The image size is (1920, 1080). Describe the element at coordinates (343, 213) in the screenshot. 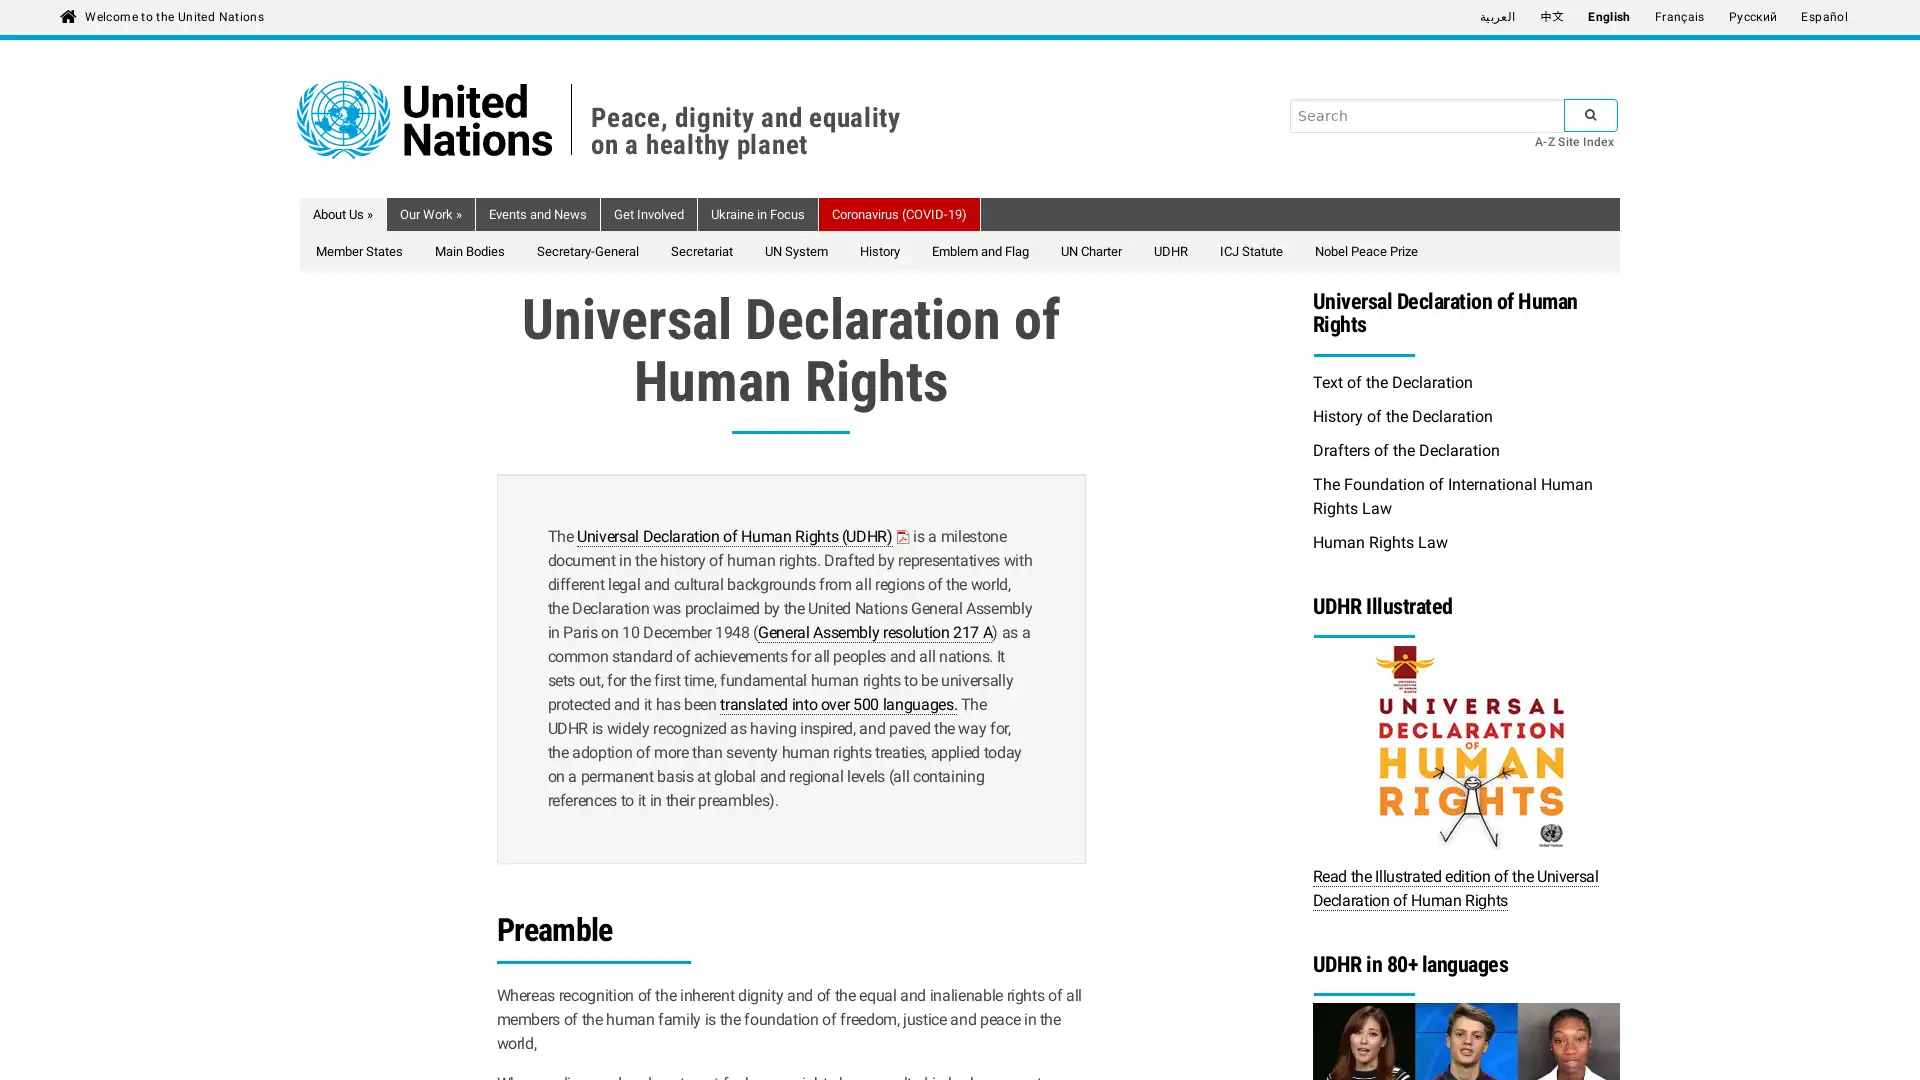

I see `About Us` at that location.